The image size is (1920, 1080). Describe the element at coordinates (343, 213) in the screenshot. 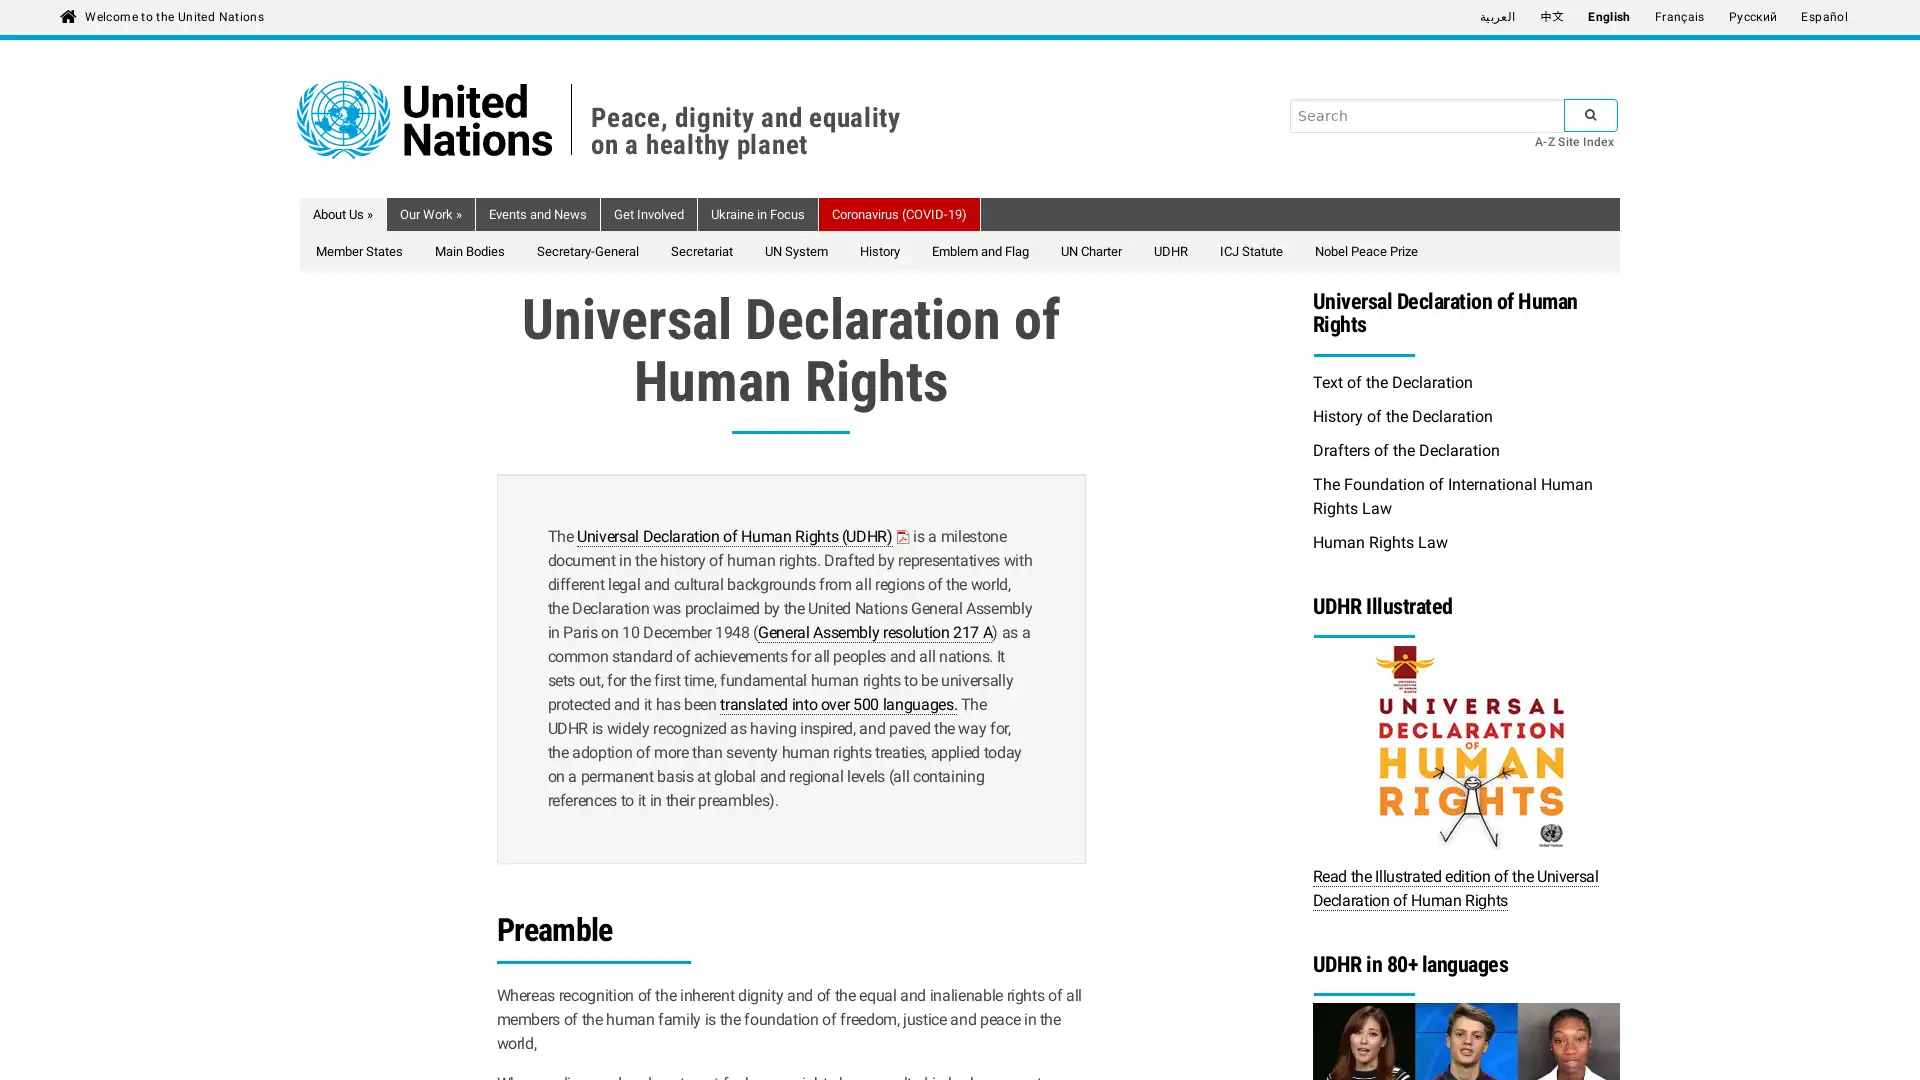

I see `About Us` at that location.